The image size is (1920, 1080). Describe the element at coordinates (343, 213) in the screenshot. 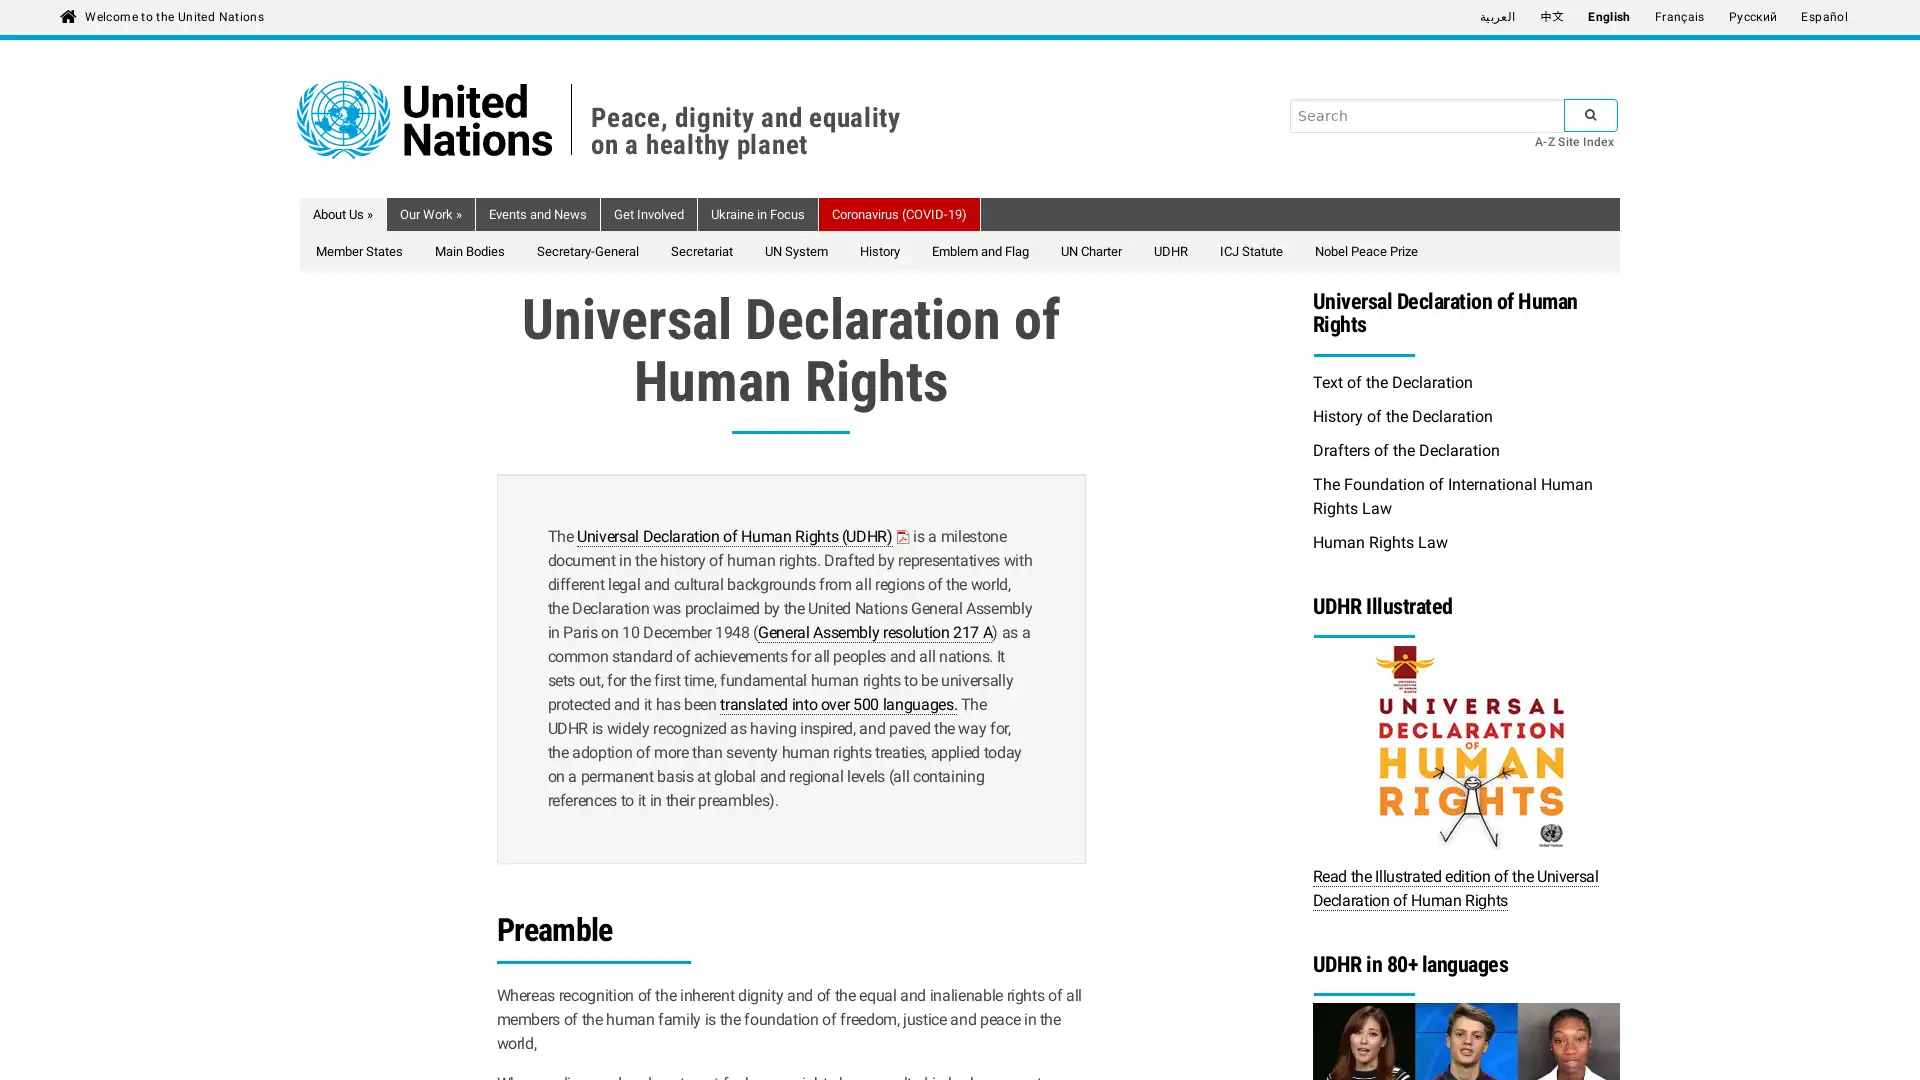

I see `About Us` at that location.